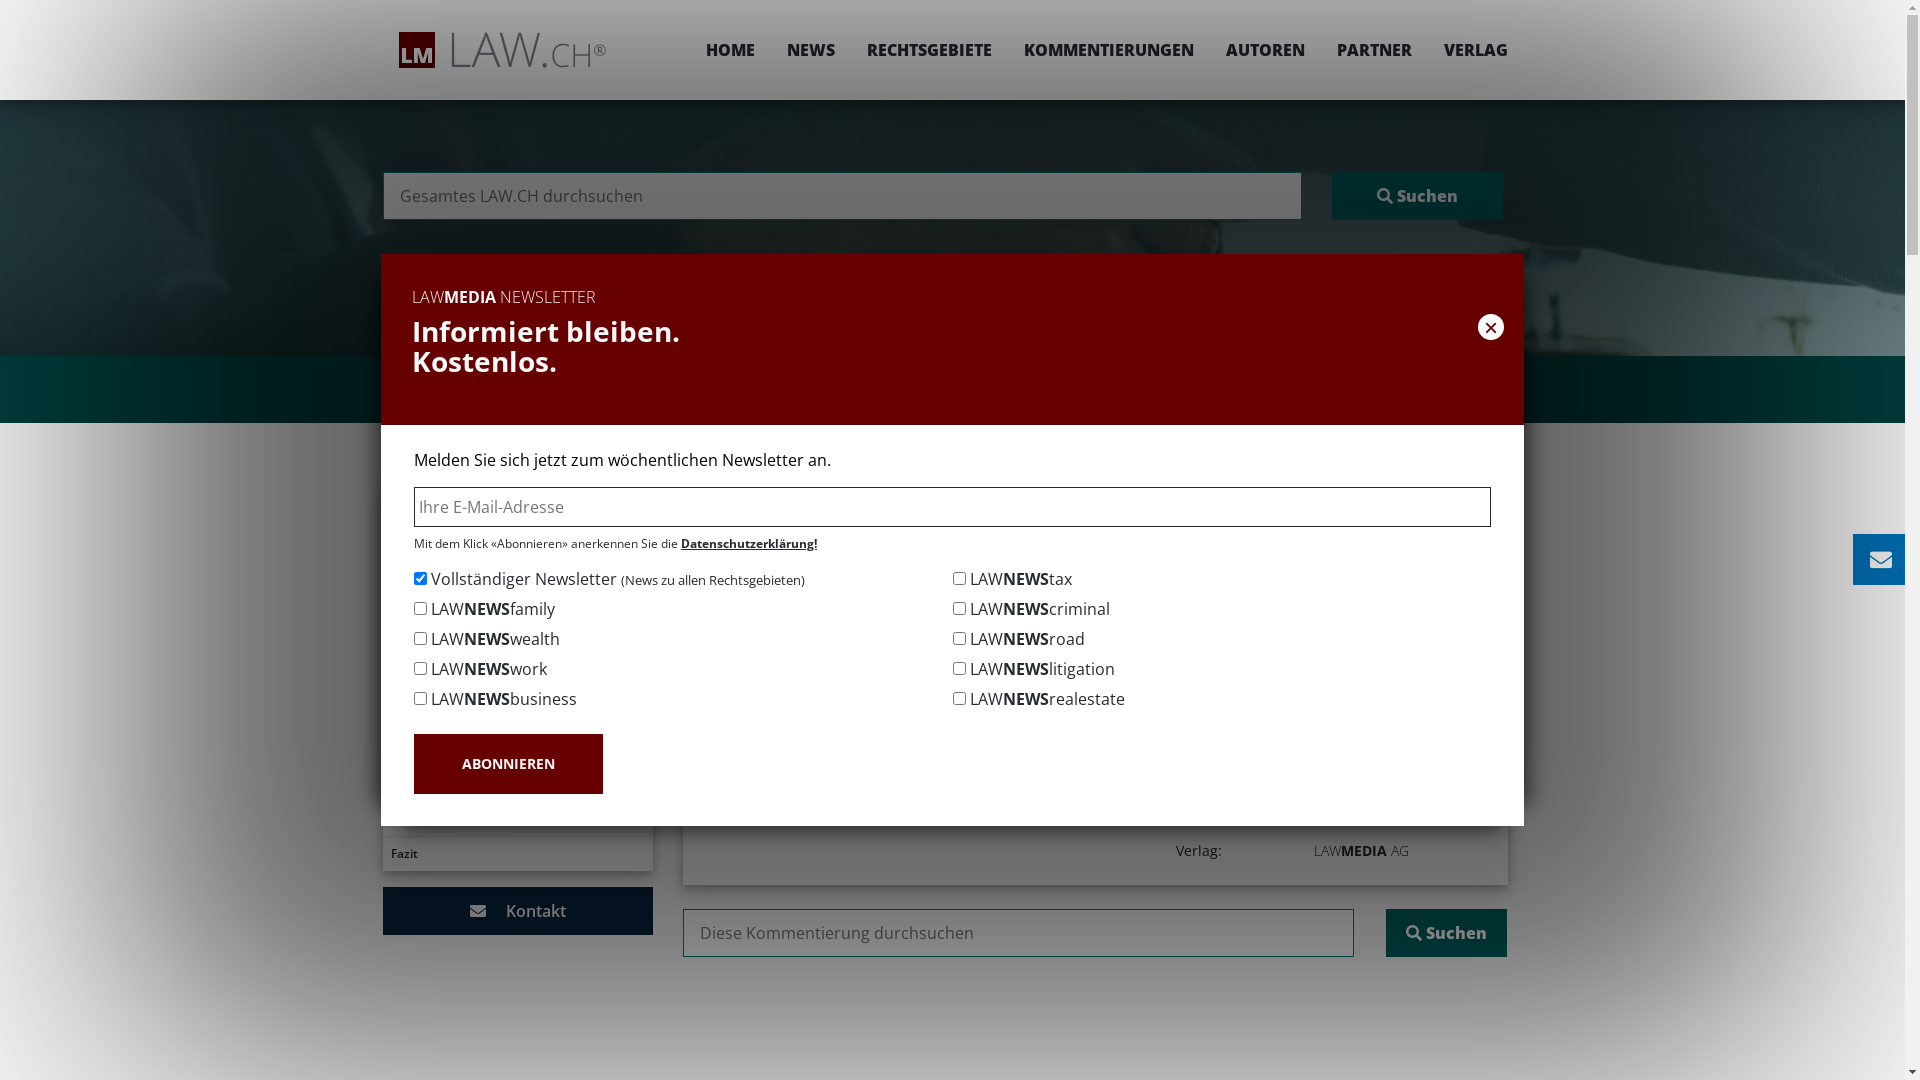  Describe the element at coordinates (517, 910) in the screenshot. I see `'    Kontakt'` at that location.